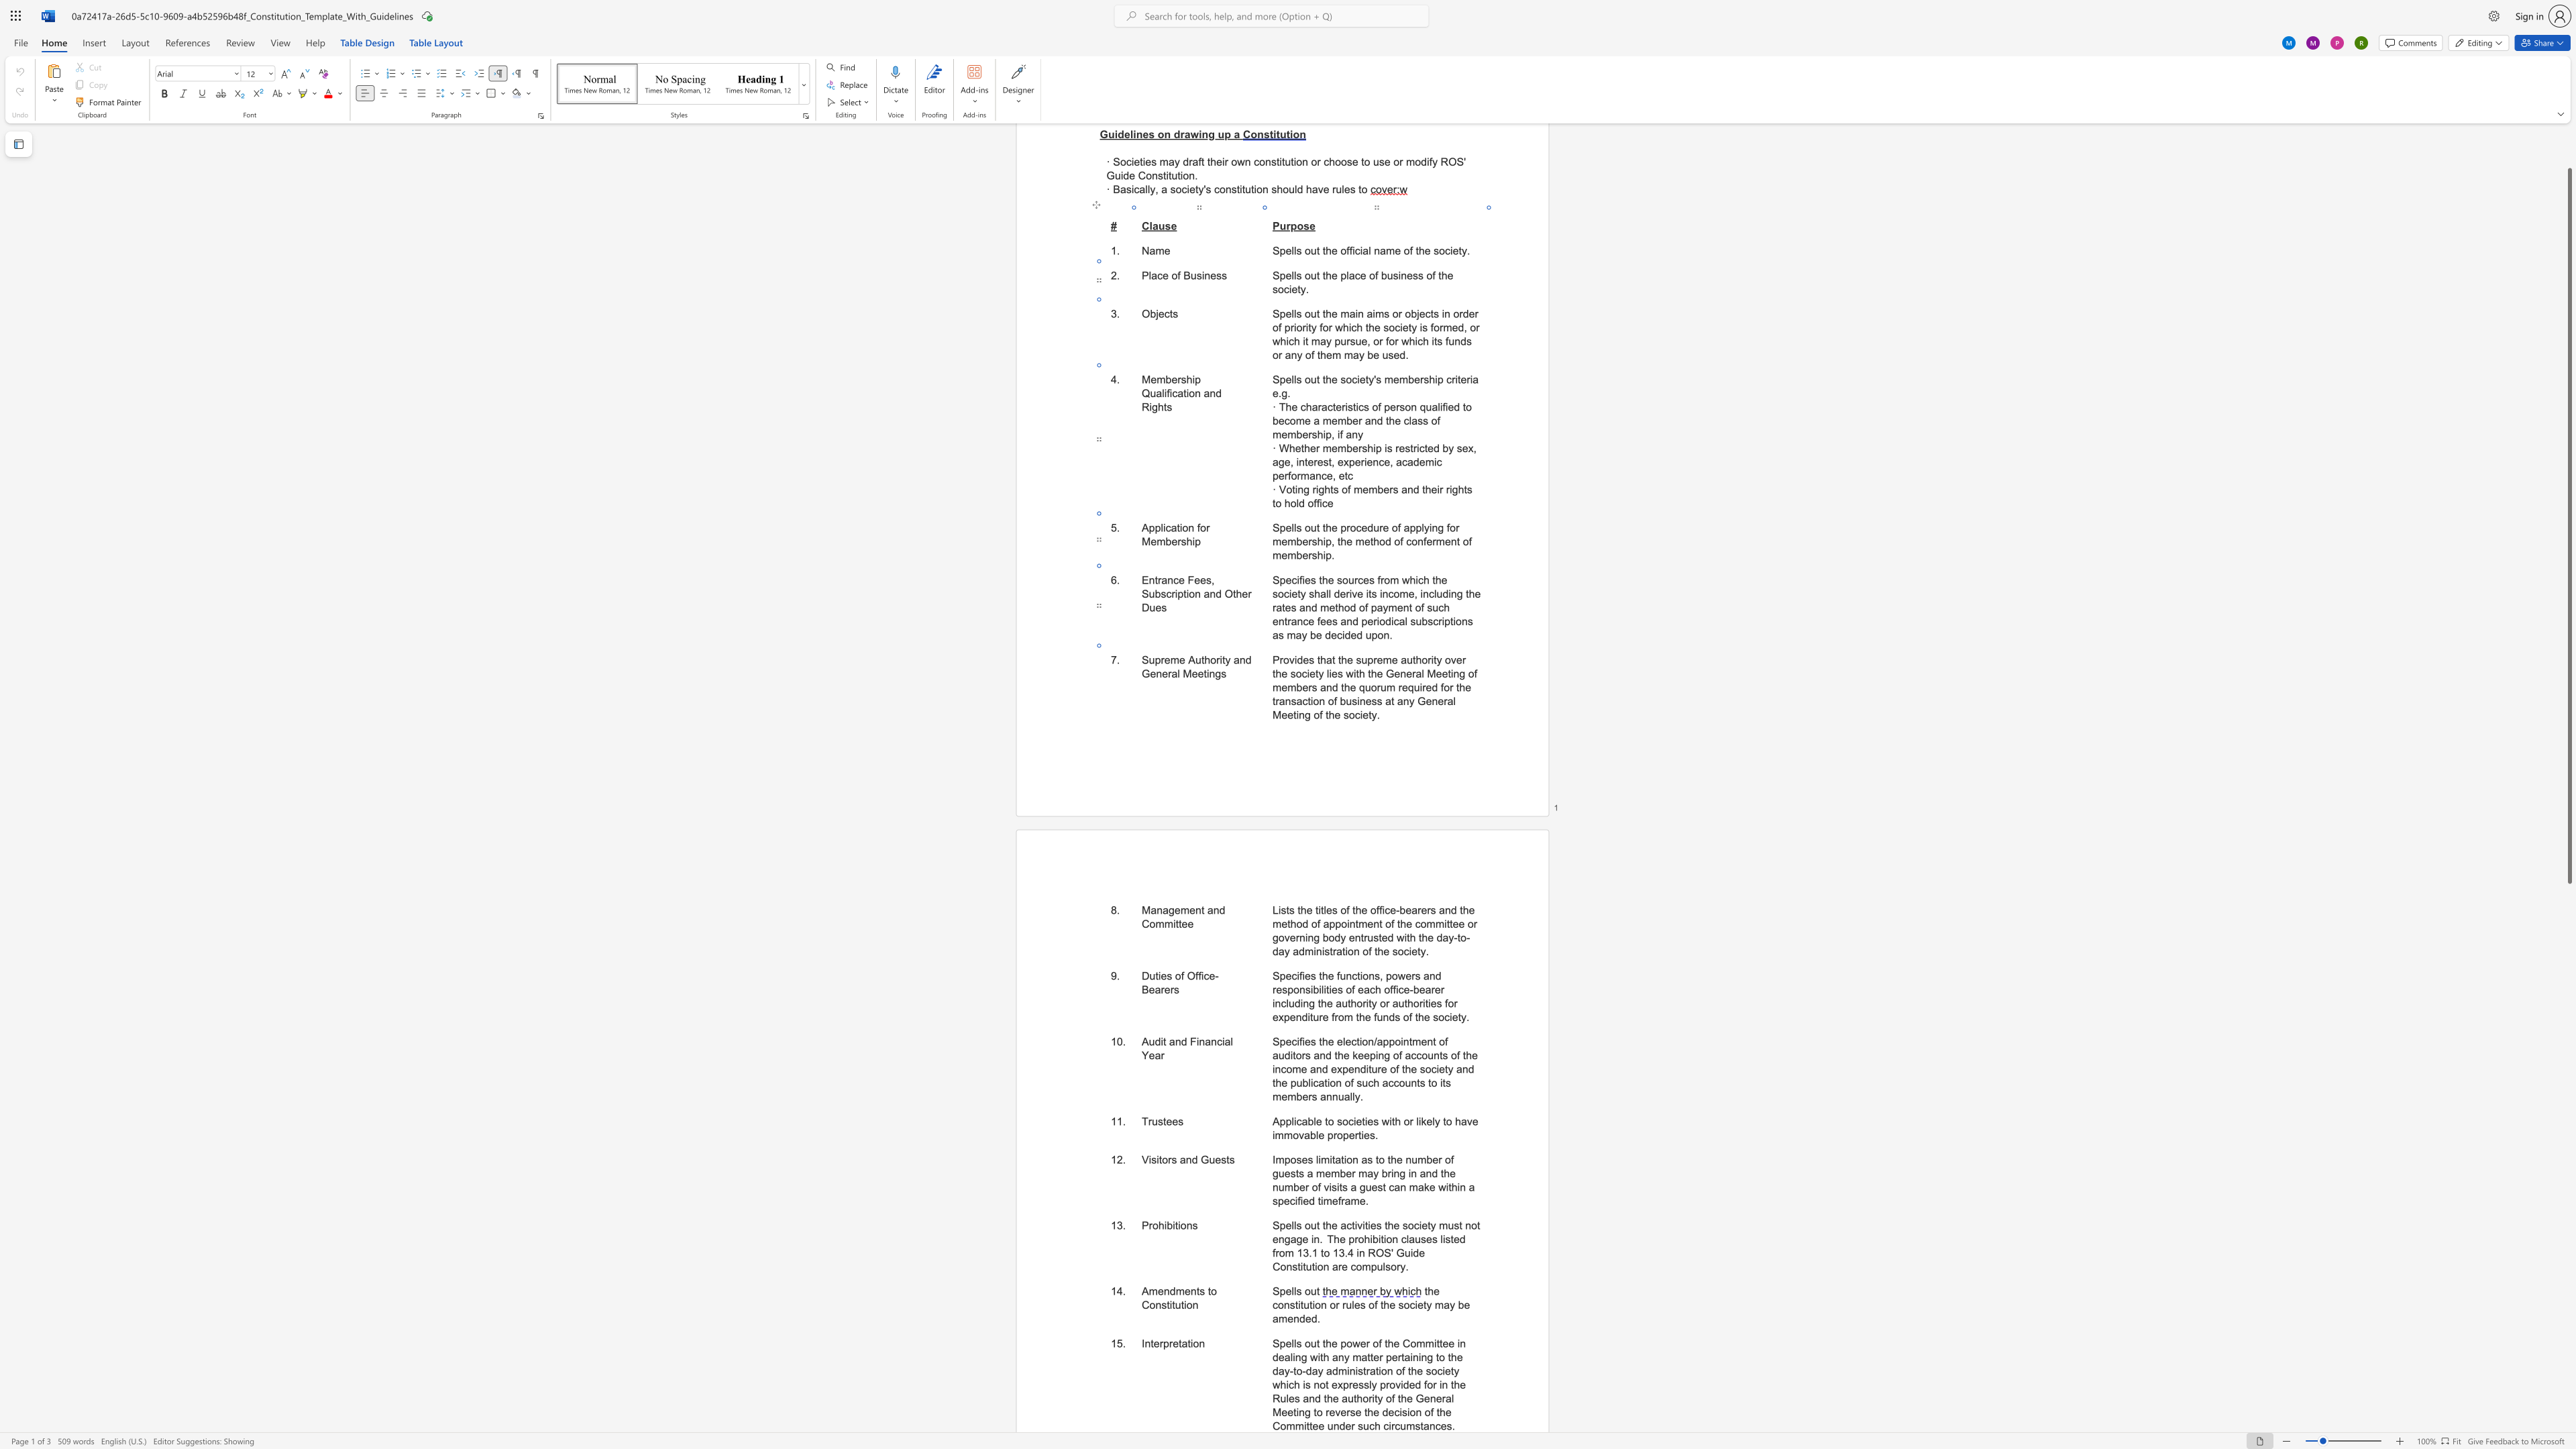 This screenshot has width=2576, height=1449. I want to click on the space between the continuous character "n" and "o" in the text, so click(1319, 1384).